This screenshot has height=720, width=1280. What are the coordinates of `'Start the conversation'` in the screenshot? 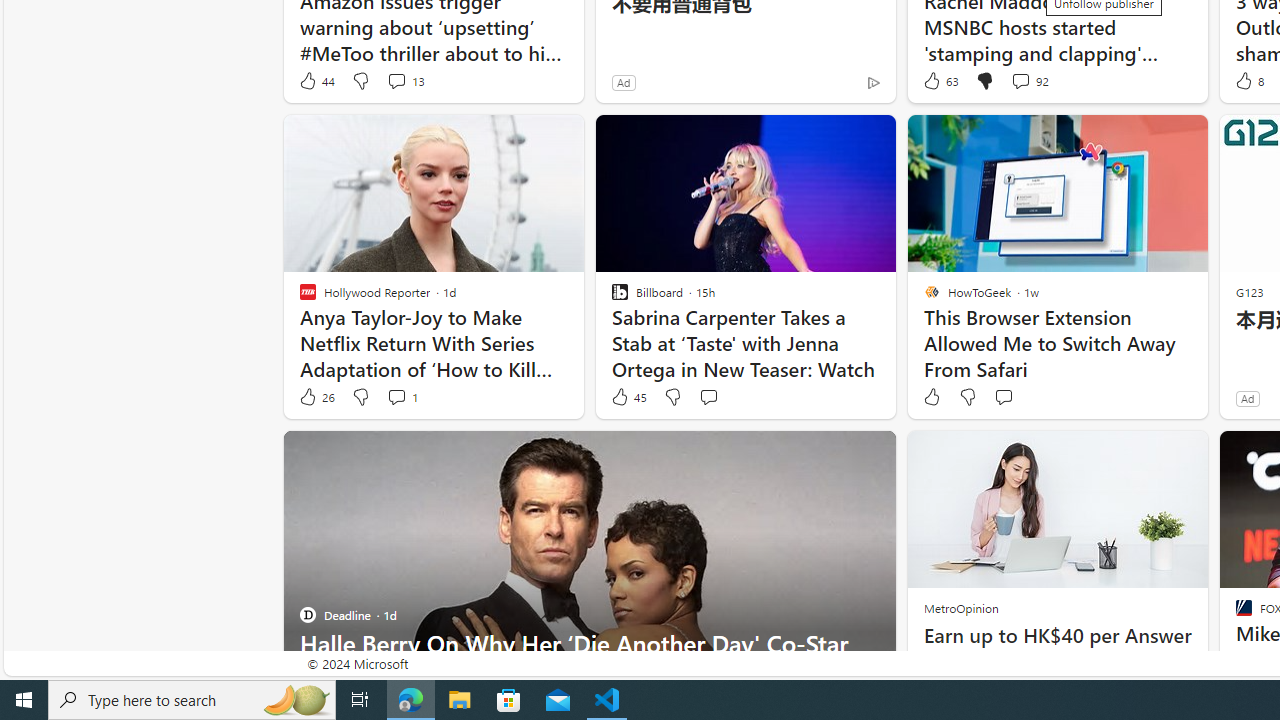 It's located at (1003, 397).